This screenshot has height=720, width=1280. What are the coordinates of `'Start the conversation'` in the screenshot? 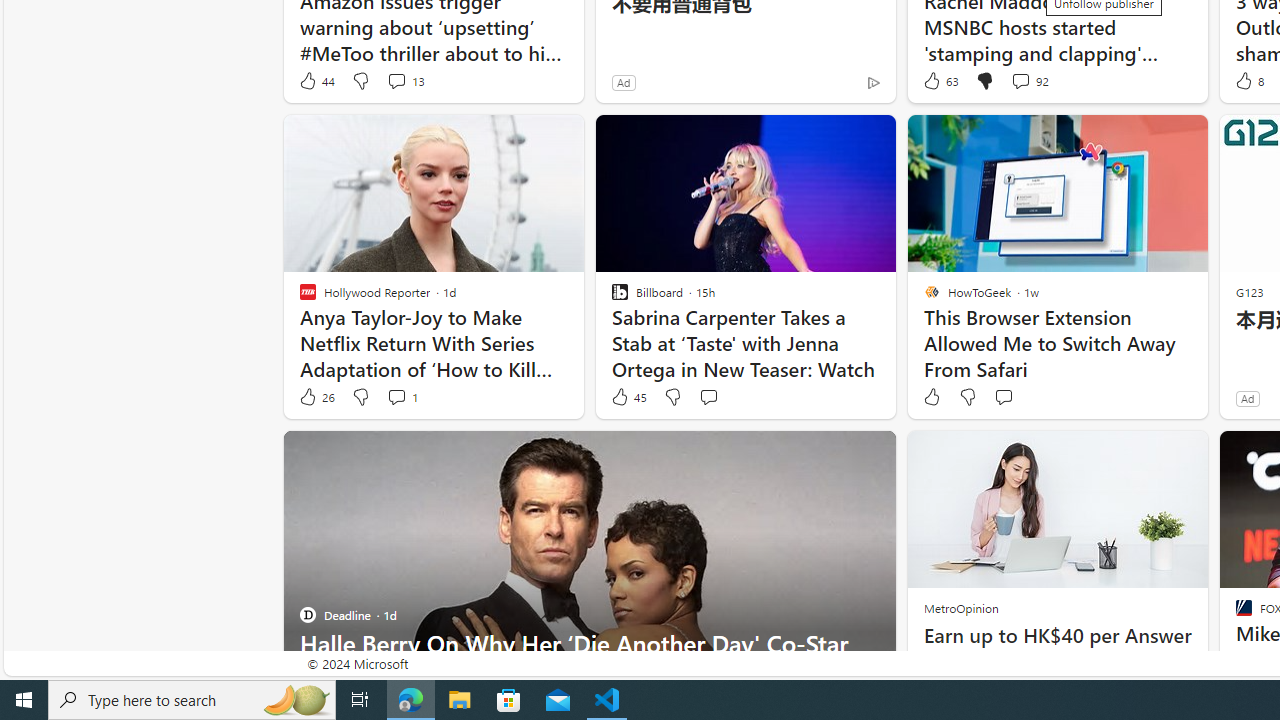 It's located at (1003, 397).